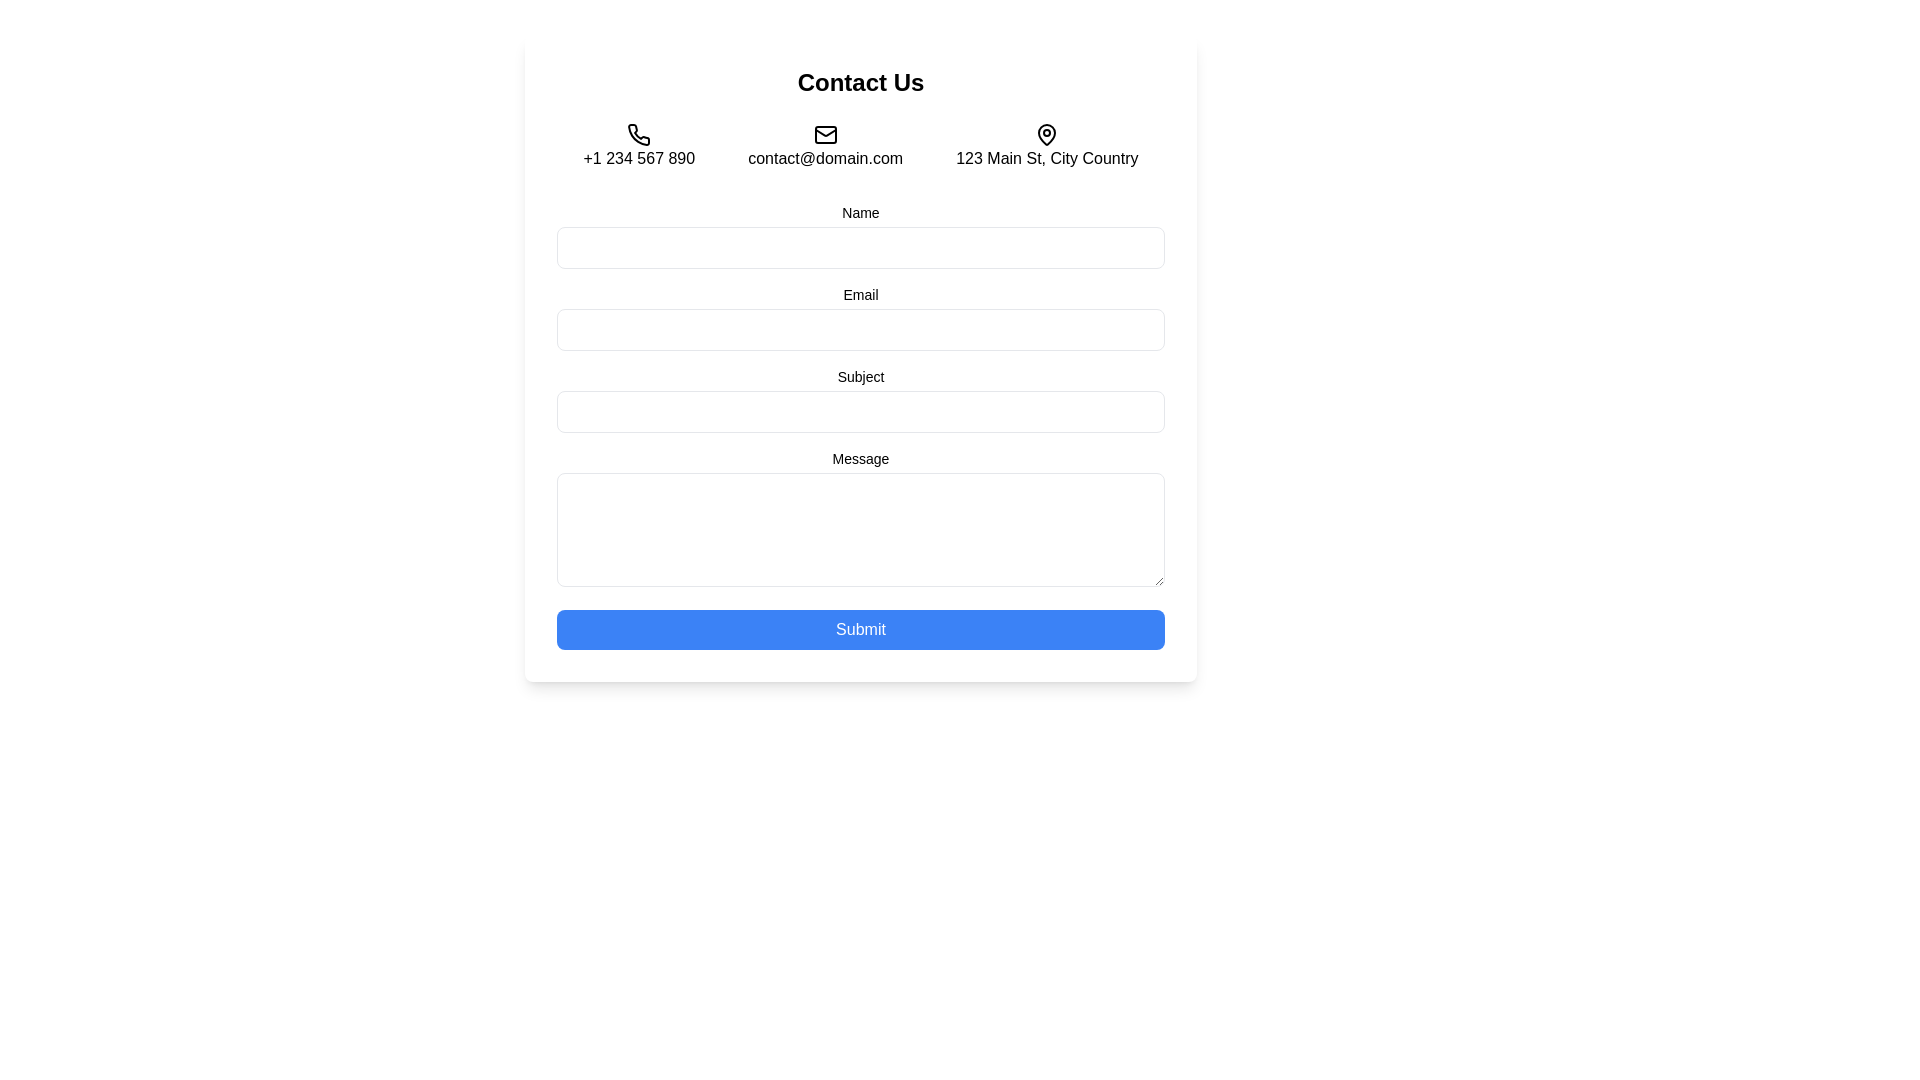  I want to click on the 'Subject' label that indicates the purpose of the adjacent text input field, positioned between the email input and the message text area, so click(860, 377).